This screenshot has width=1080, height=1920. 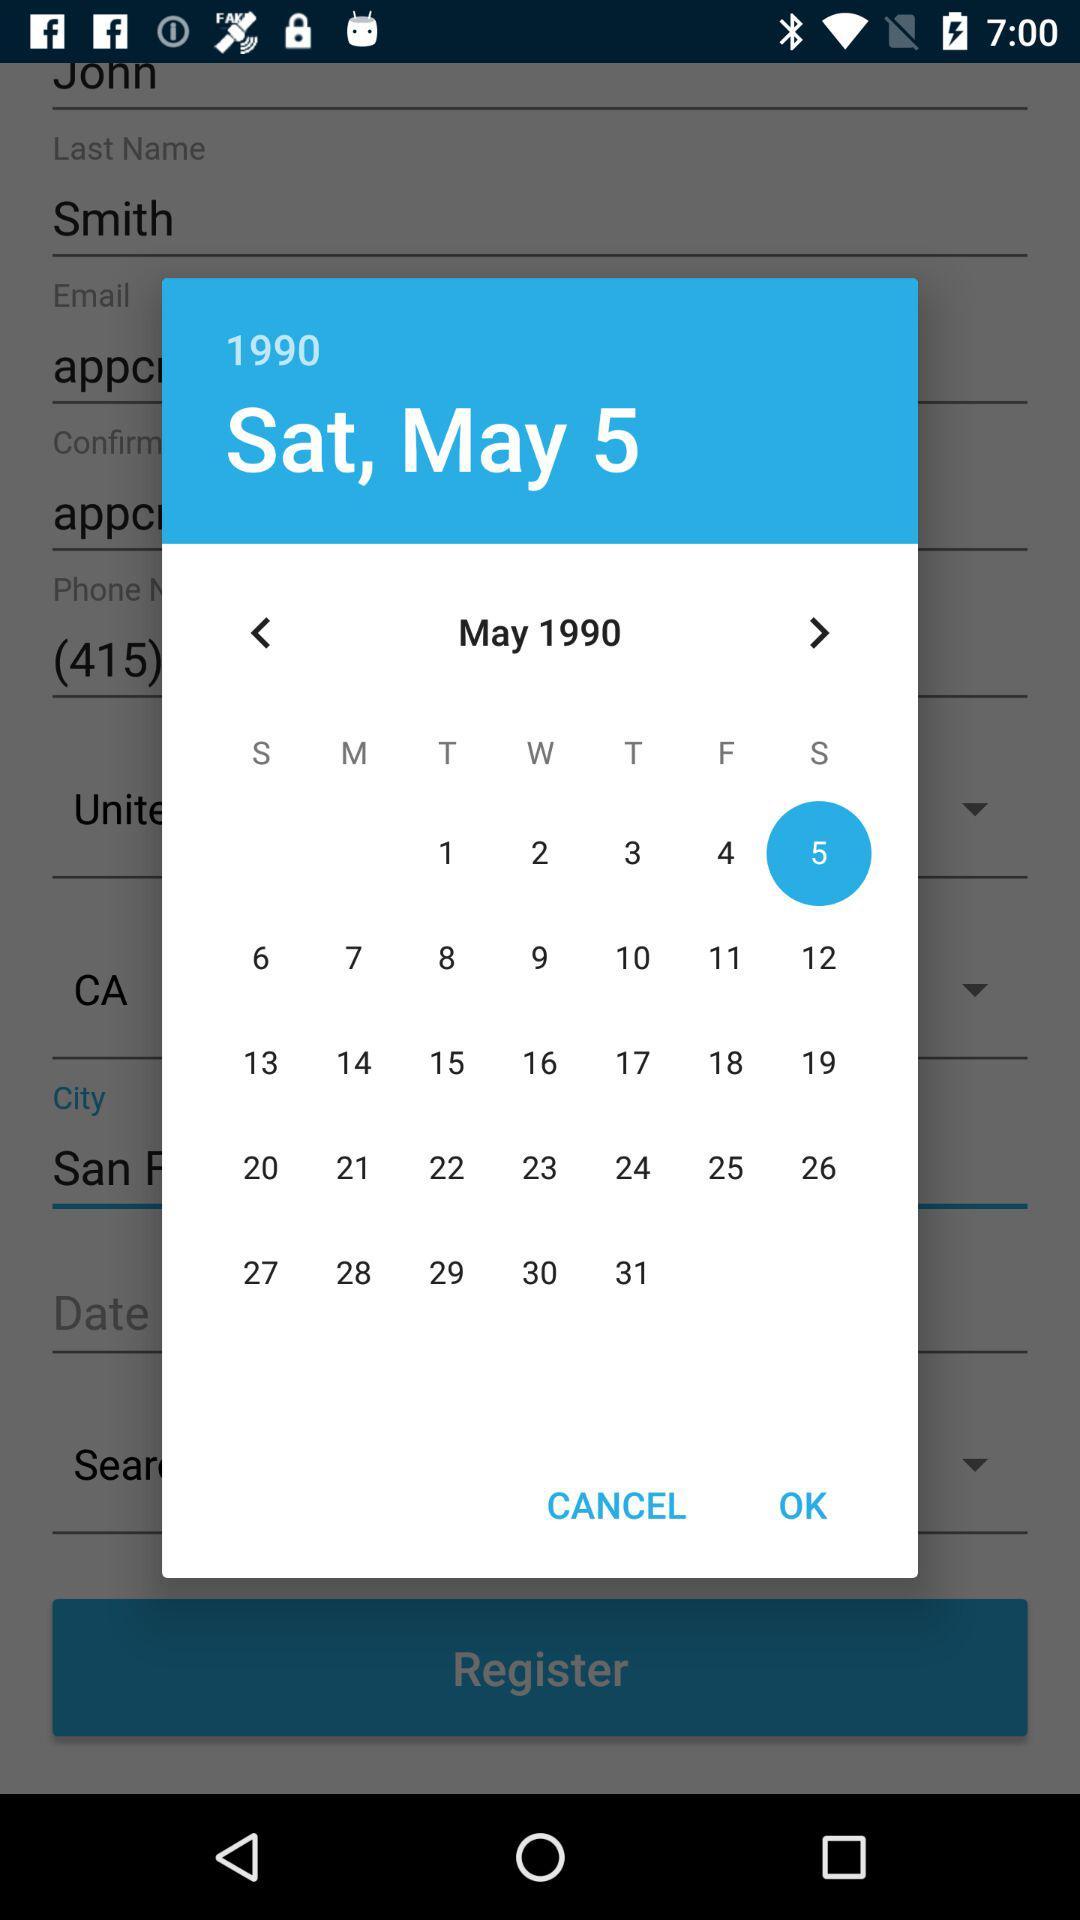 What do you see at coordinates (540, 327) in the screenshot?
I see `the 1990` at bounding box center [540, 327].